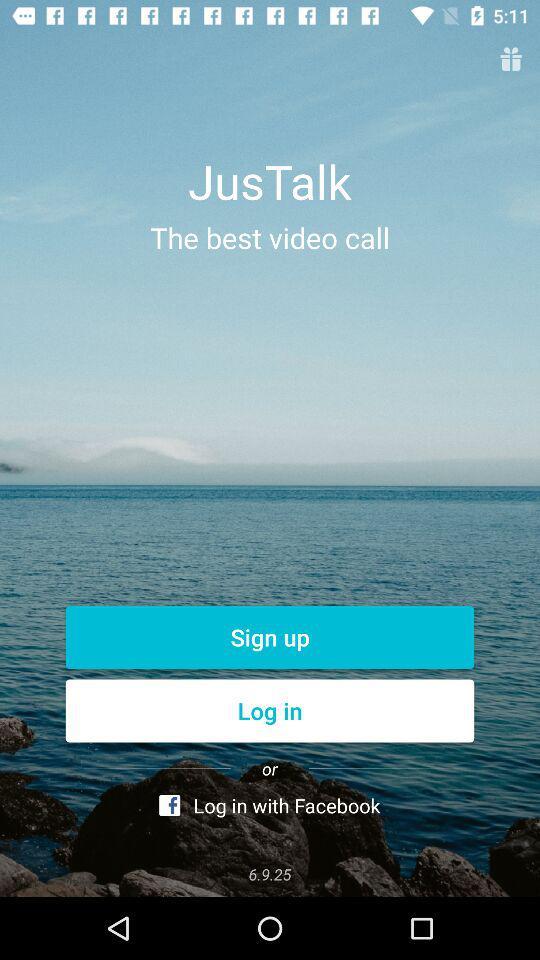 The image size is (540, 960). What do you see at coordinates (511, 59) in the screenshot?
I see `the gift icon` at bounding box center [511, 59].